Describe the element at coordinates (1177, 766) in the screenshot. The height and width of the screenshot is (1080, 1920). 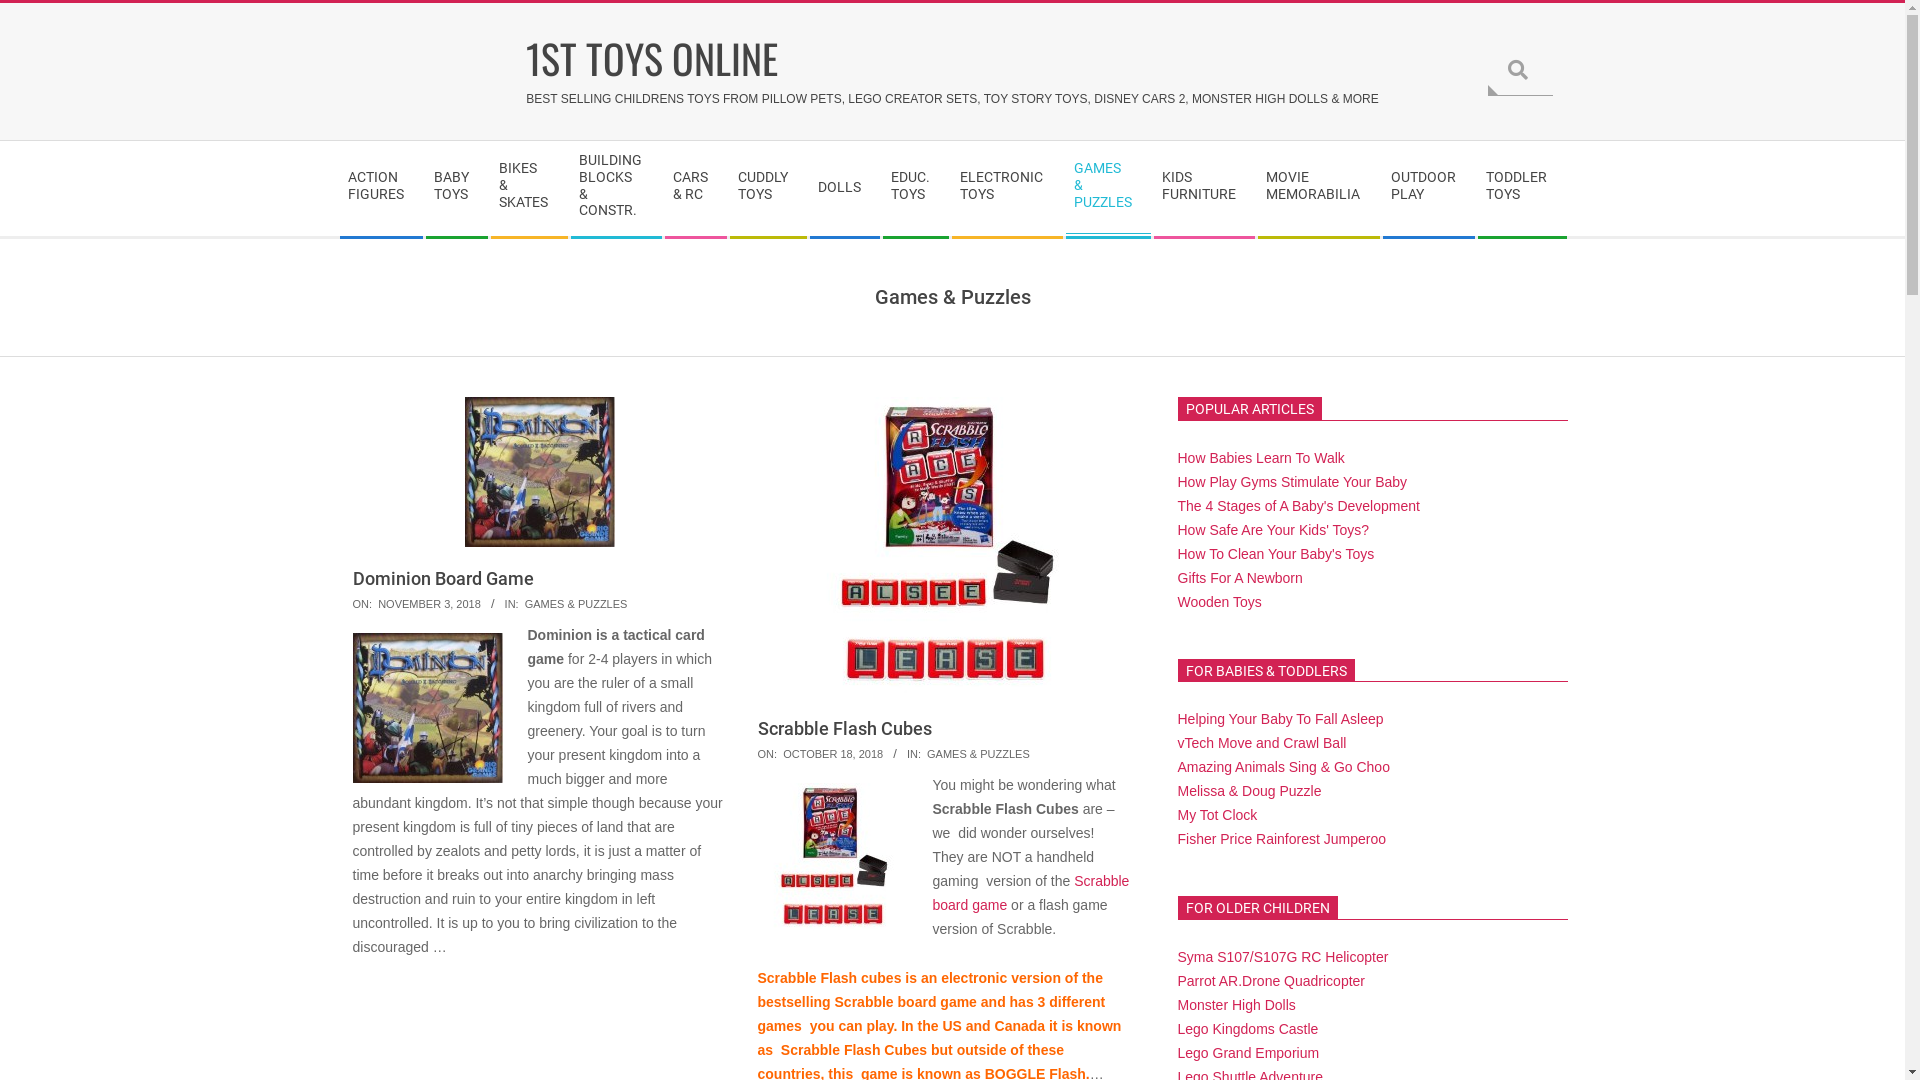
I see `'Amazing Animals Sing & Go Choo'` at that location.